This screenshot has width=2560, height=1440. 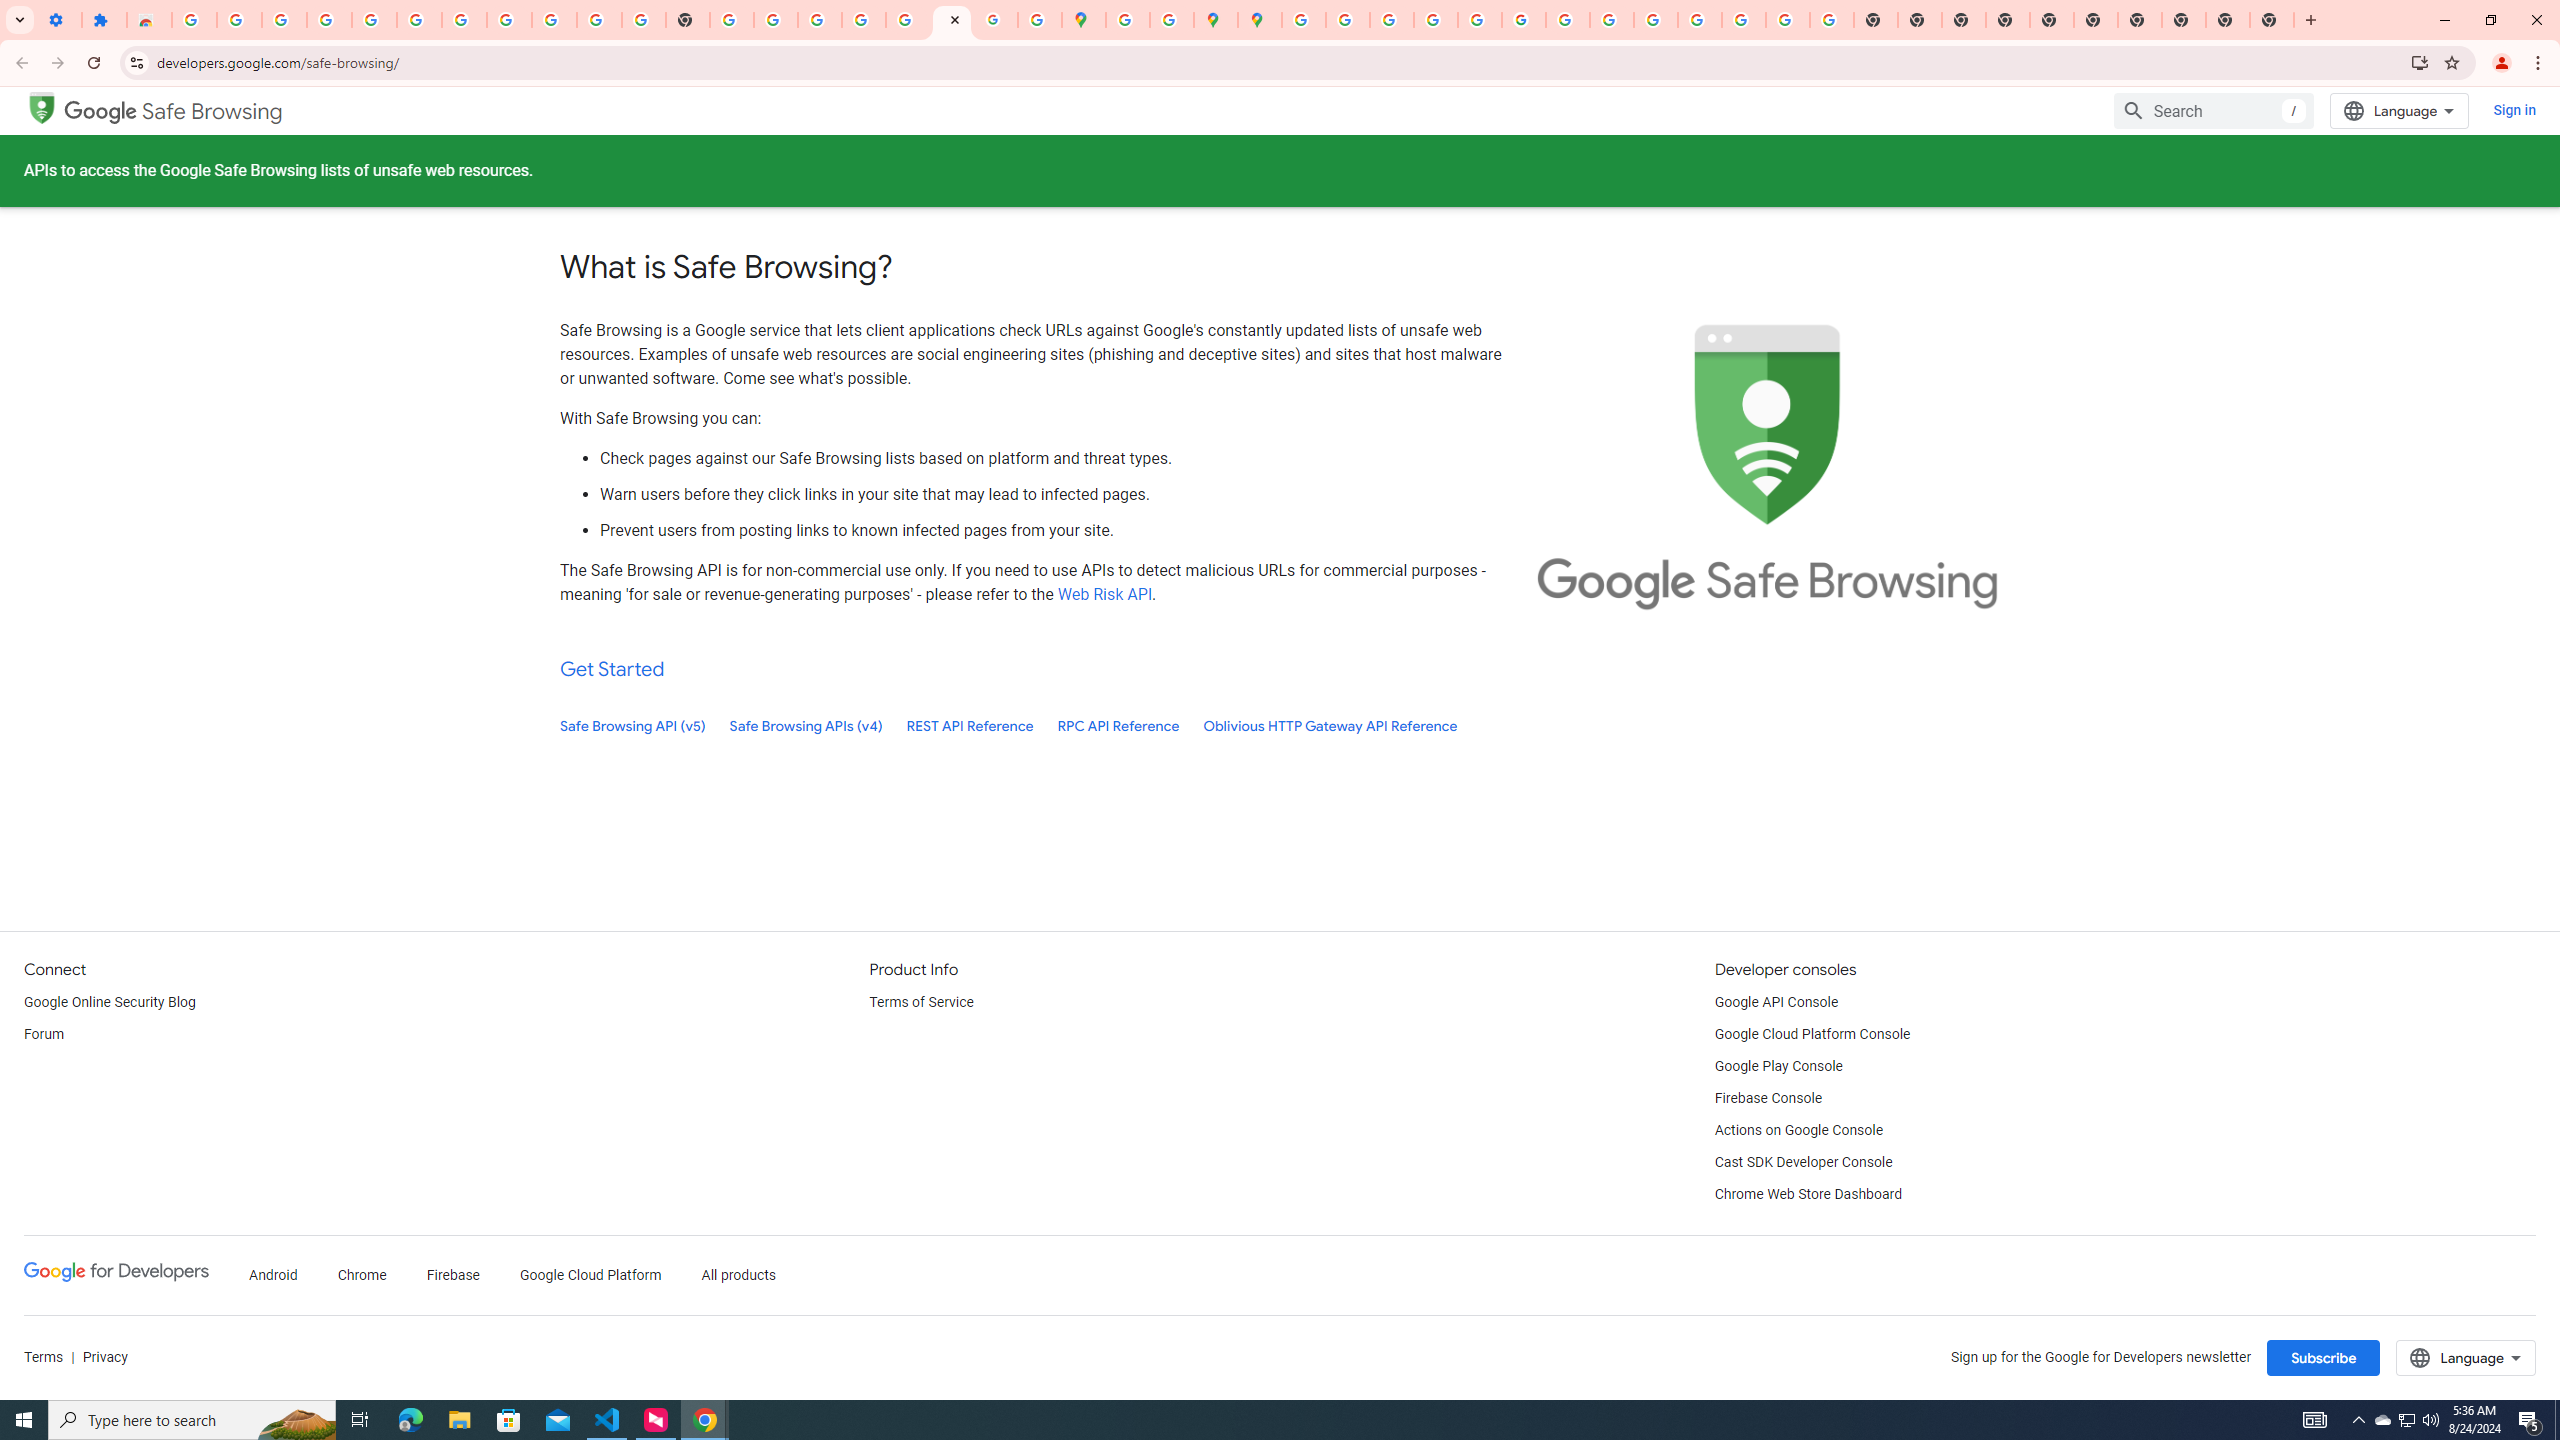 I want to click on 'REST API Reference', so click(x=970, y=725).